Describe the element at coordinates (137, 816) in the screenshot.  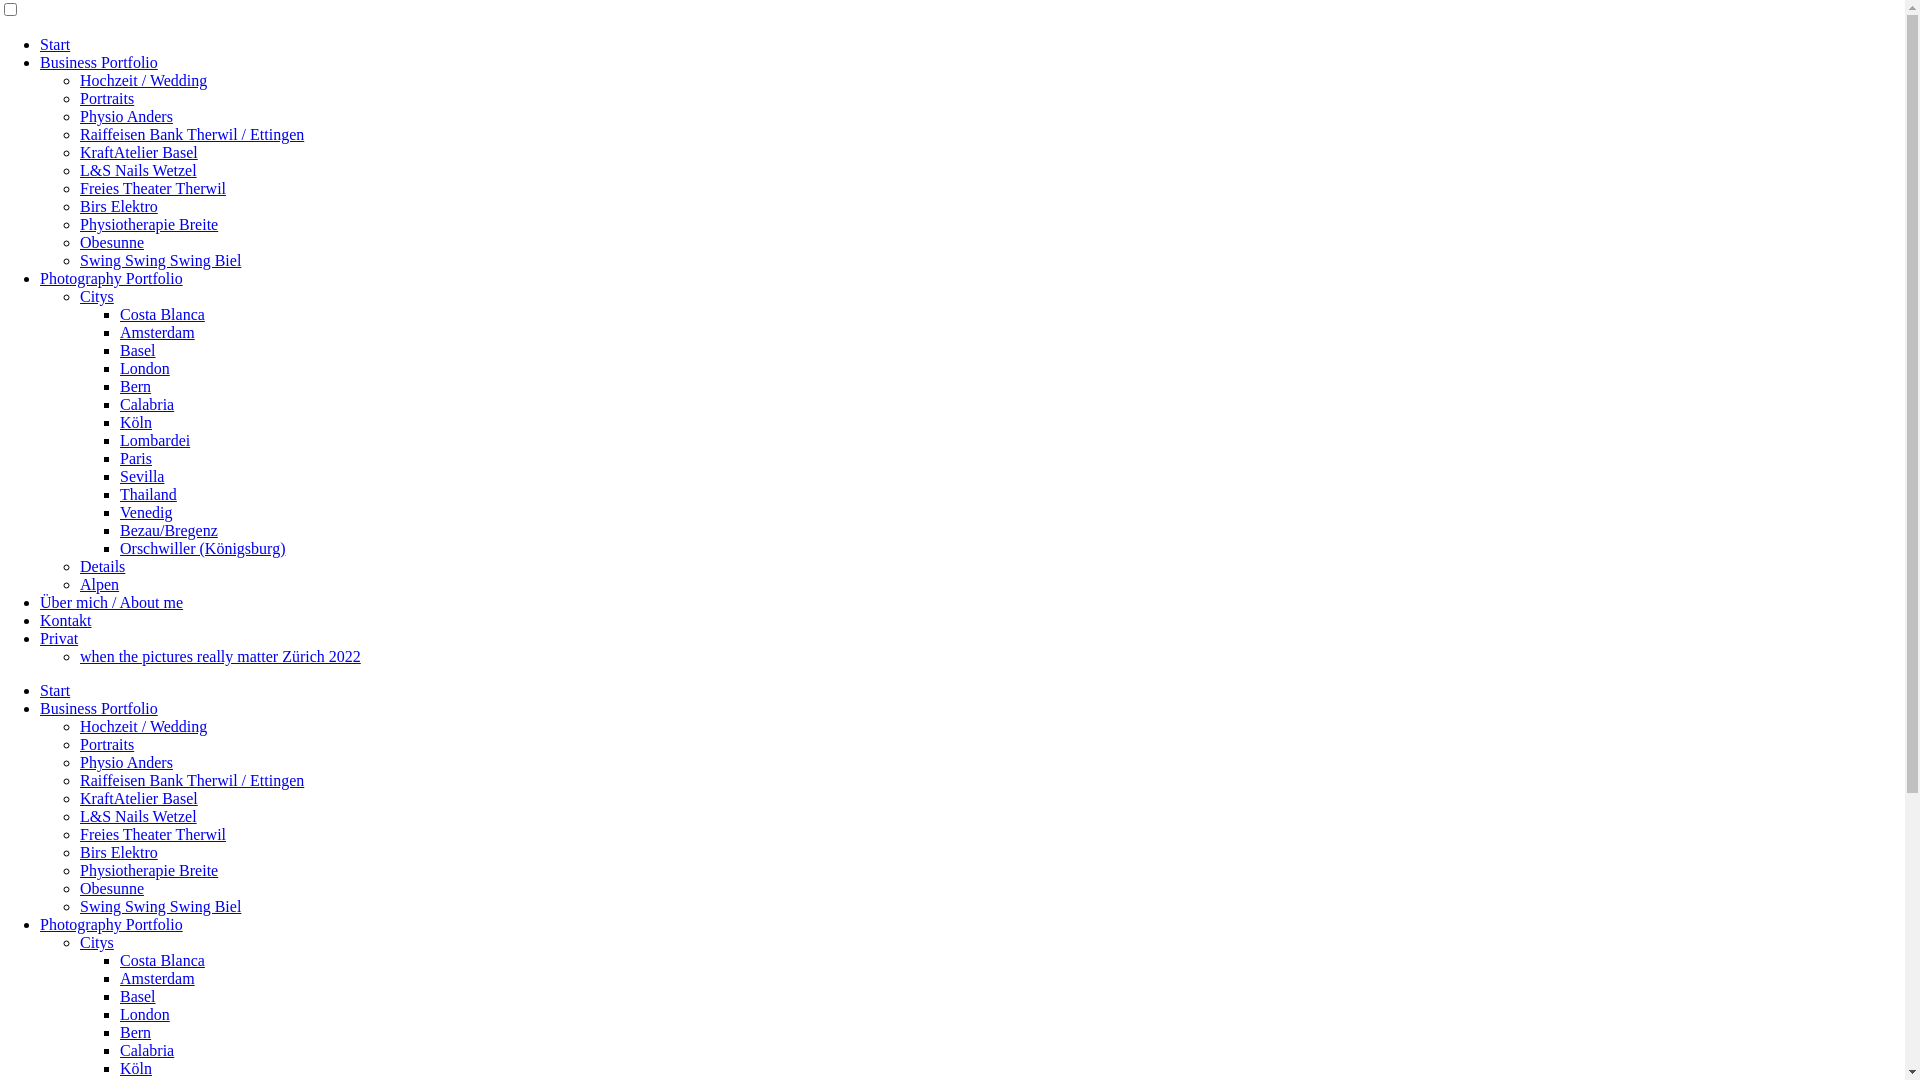
I see `'L&S Nails Wetzel'` at that location.